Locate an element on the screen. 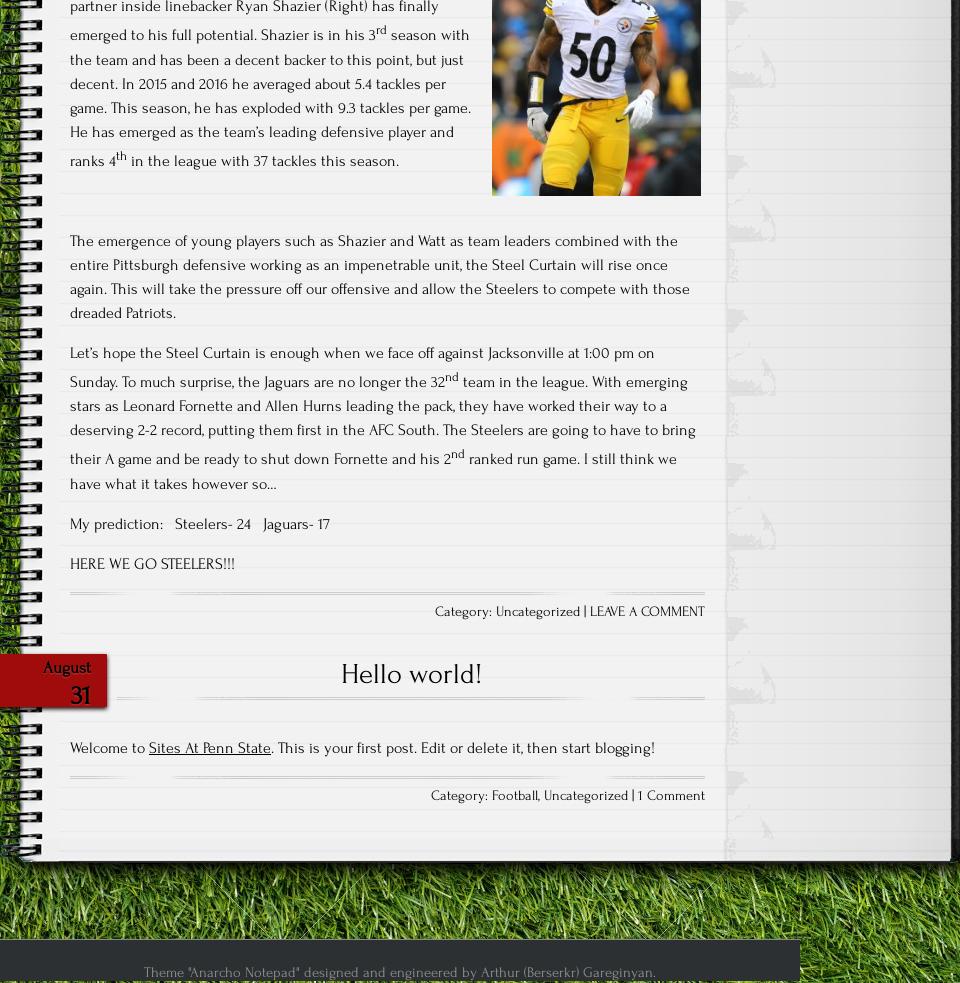 Image resolution: width=960 pixels, height=983 pixels. 'The emergence of young players such as Shazier and Watt as team leaders combined with the entire Pittsburgh defensive working as an impenetrable unit, the Steel Curtain will rise once again. This will take the pressure off our offensive and allow the Steelers to compete with those dreaded Patriots.' is located at coordinates (378, 276).